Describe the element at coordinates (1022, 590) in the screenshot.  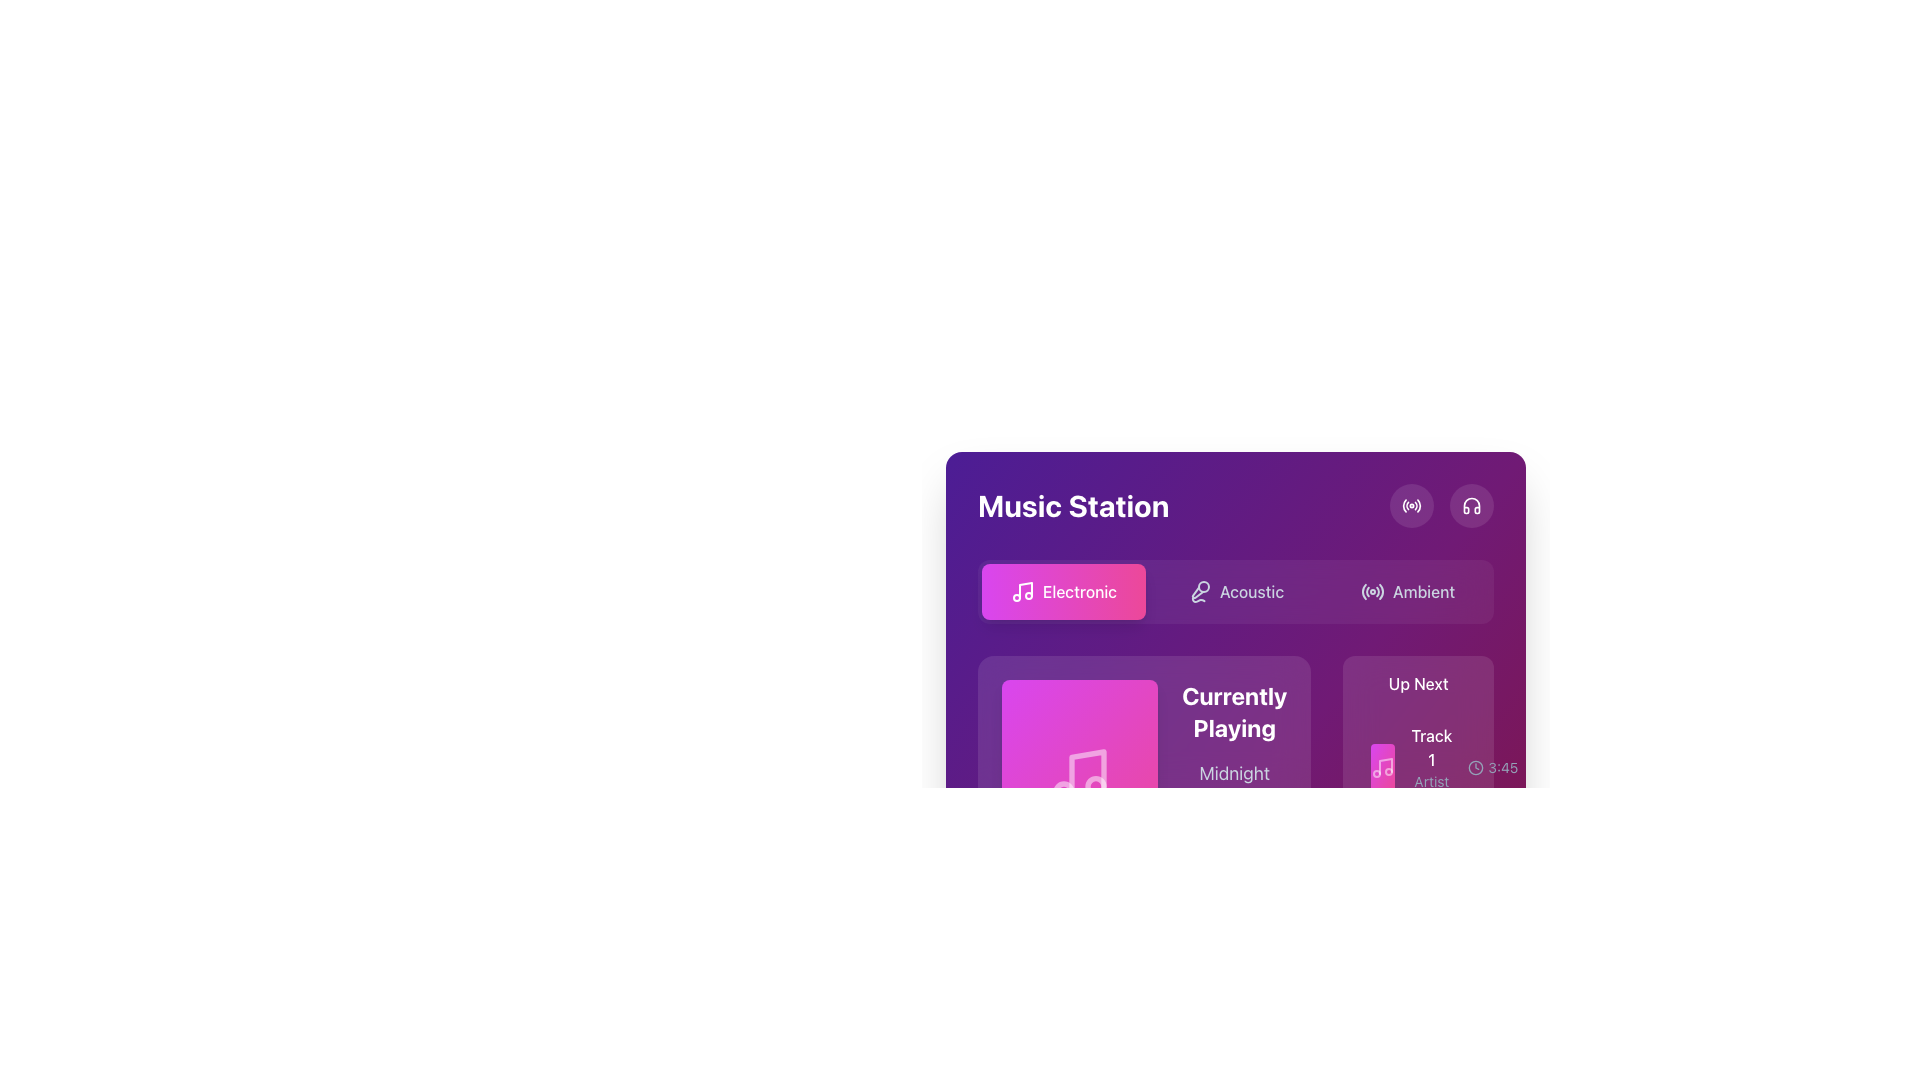
I see `the SVG Icon representing the 'Electronic' music category, which is located to the left of the label text within the 'Electronic' button` at that location.